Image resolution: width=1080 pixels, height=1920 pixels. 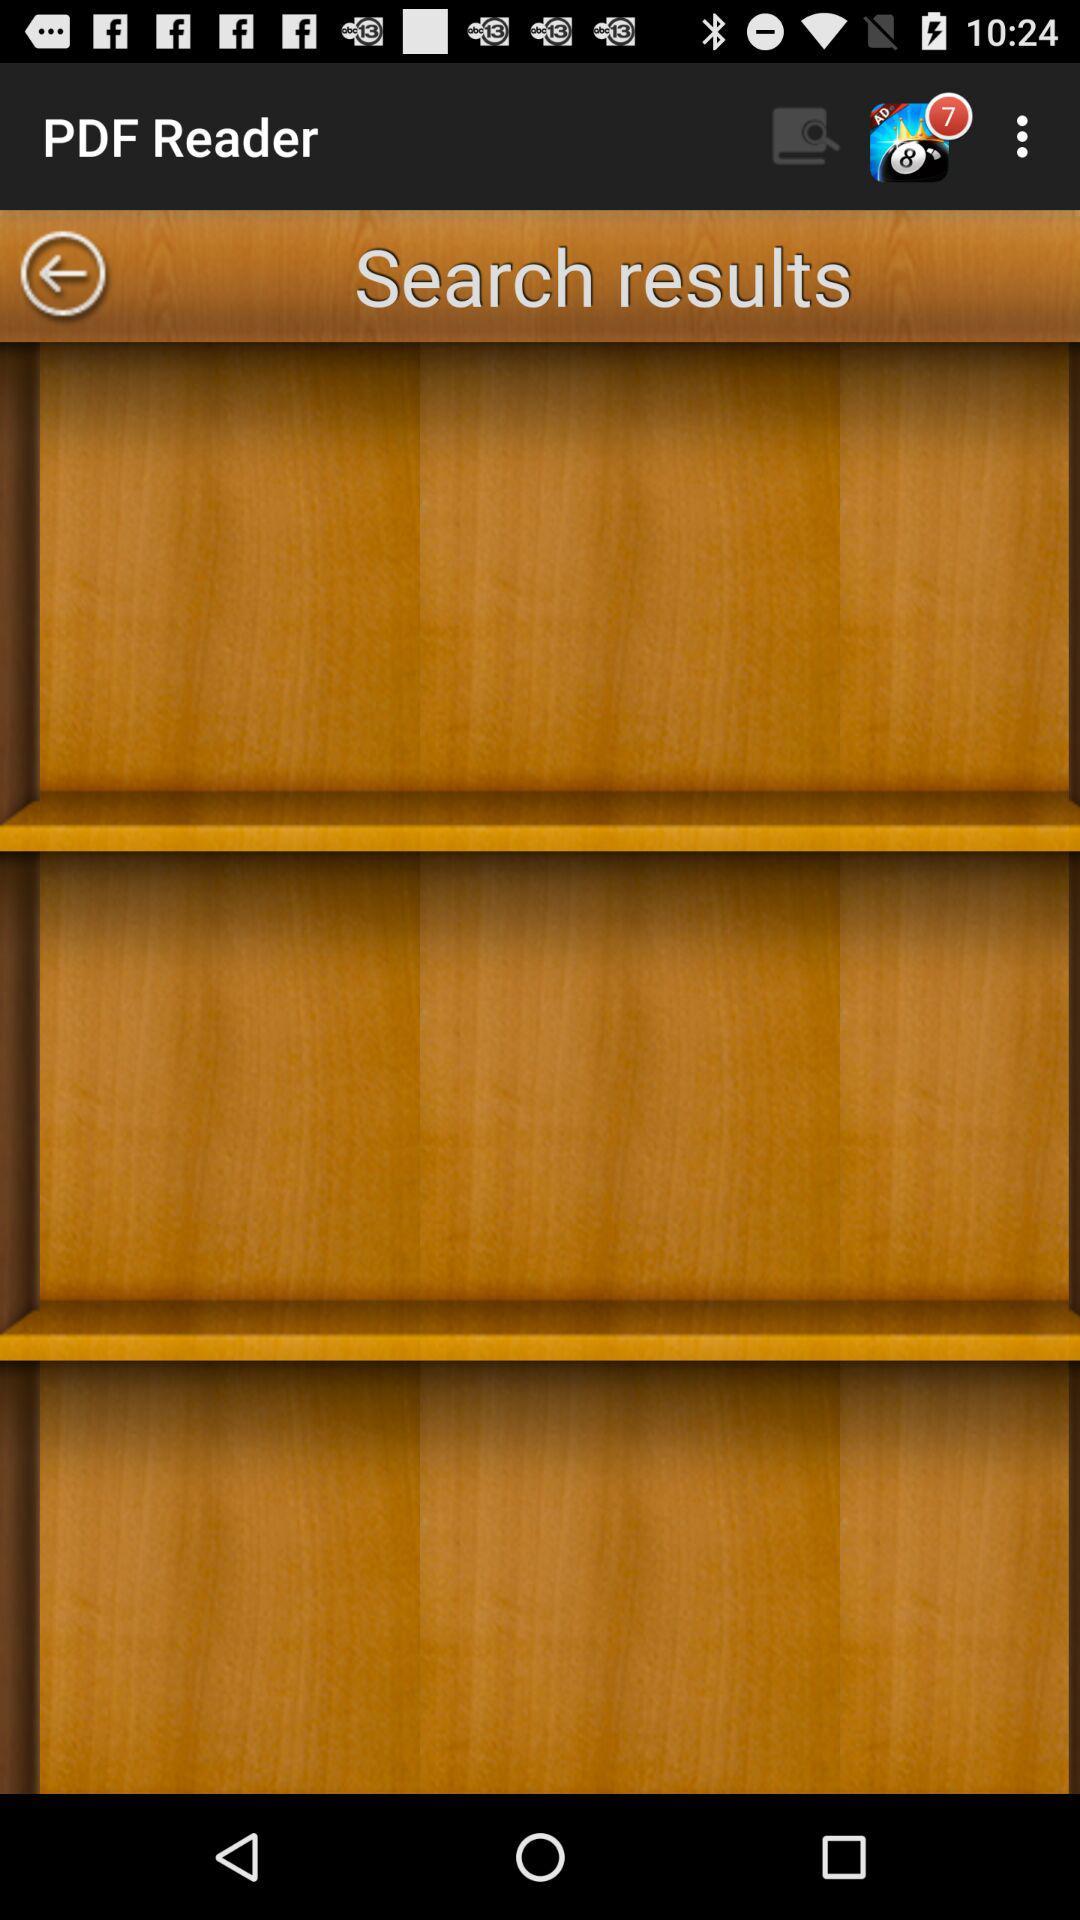 I want to click on item to the right of the pdf reader icon, so click(x=805, y=135).